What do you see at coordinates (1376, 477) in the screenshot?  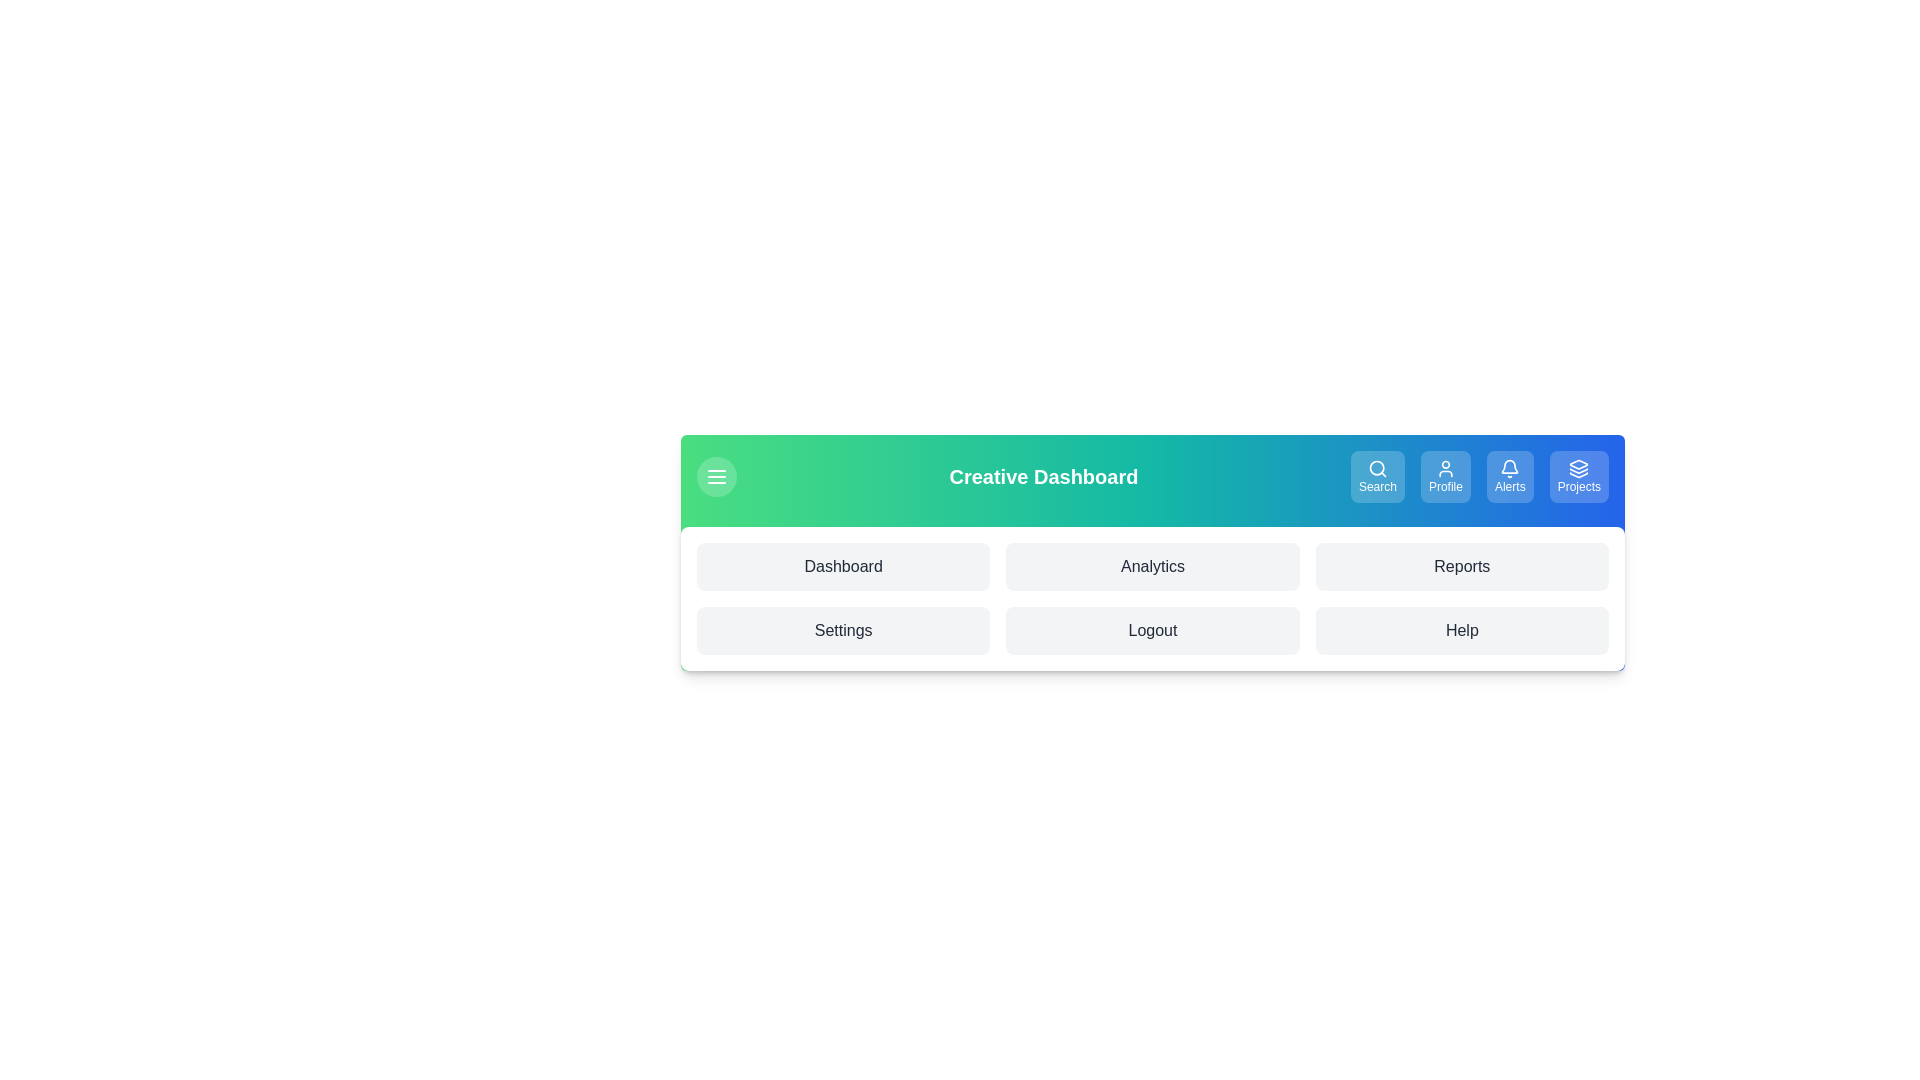 I see `the 'Search' button to initiate a search` at bounding box center [1376, 477].